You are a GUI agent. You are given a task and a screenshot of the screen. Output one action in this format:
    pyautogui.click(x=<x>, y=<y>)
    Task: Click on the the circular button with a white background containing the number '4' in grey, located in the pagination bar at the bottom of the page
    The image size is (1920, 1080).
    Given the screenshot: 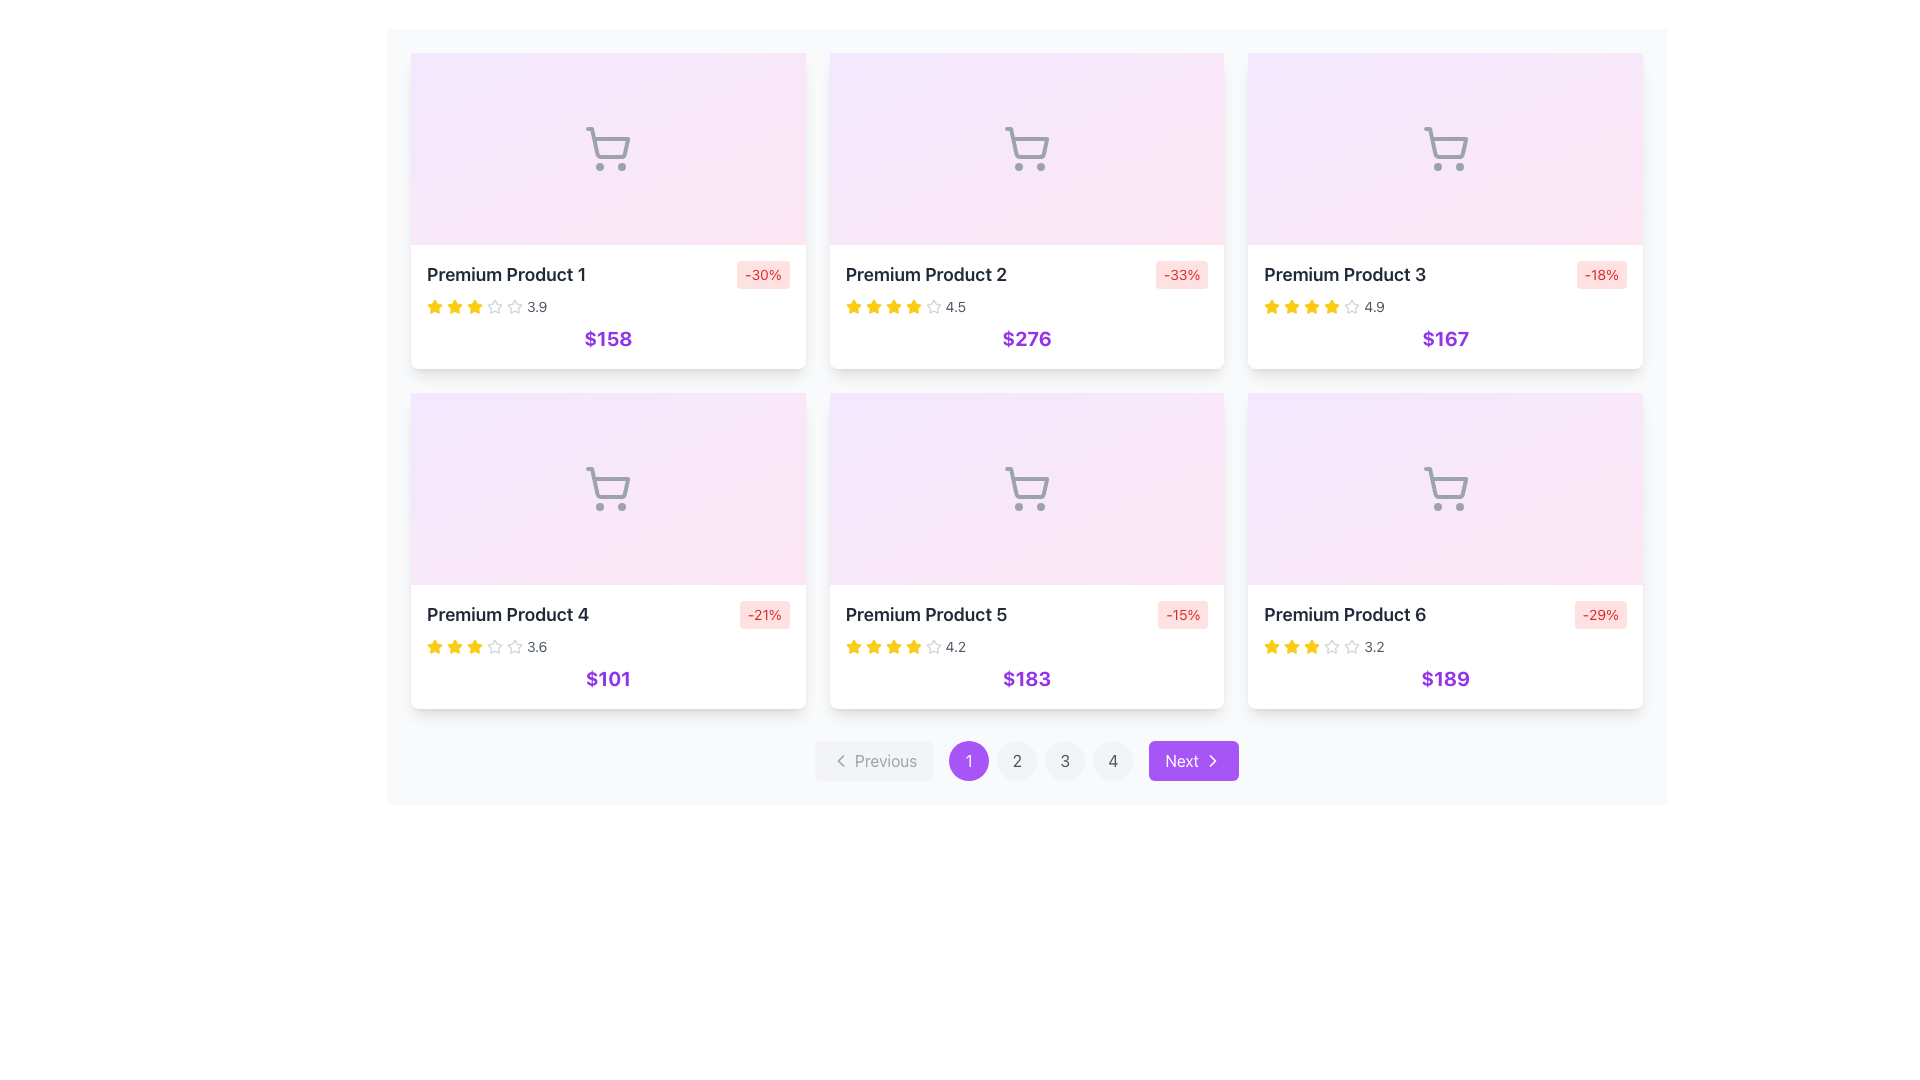 What is the action you would take?
    pyautogui.click(x=1112, y=760)
    